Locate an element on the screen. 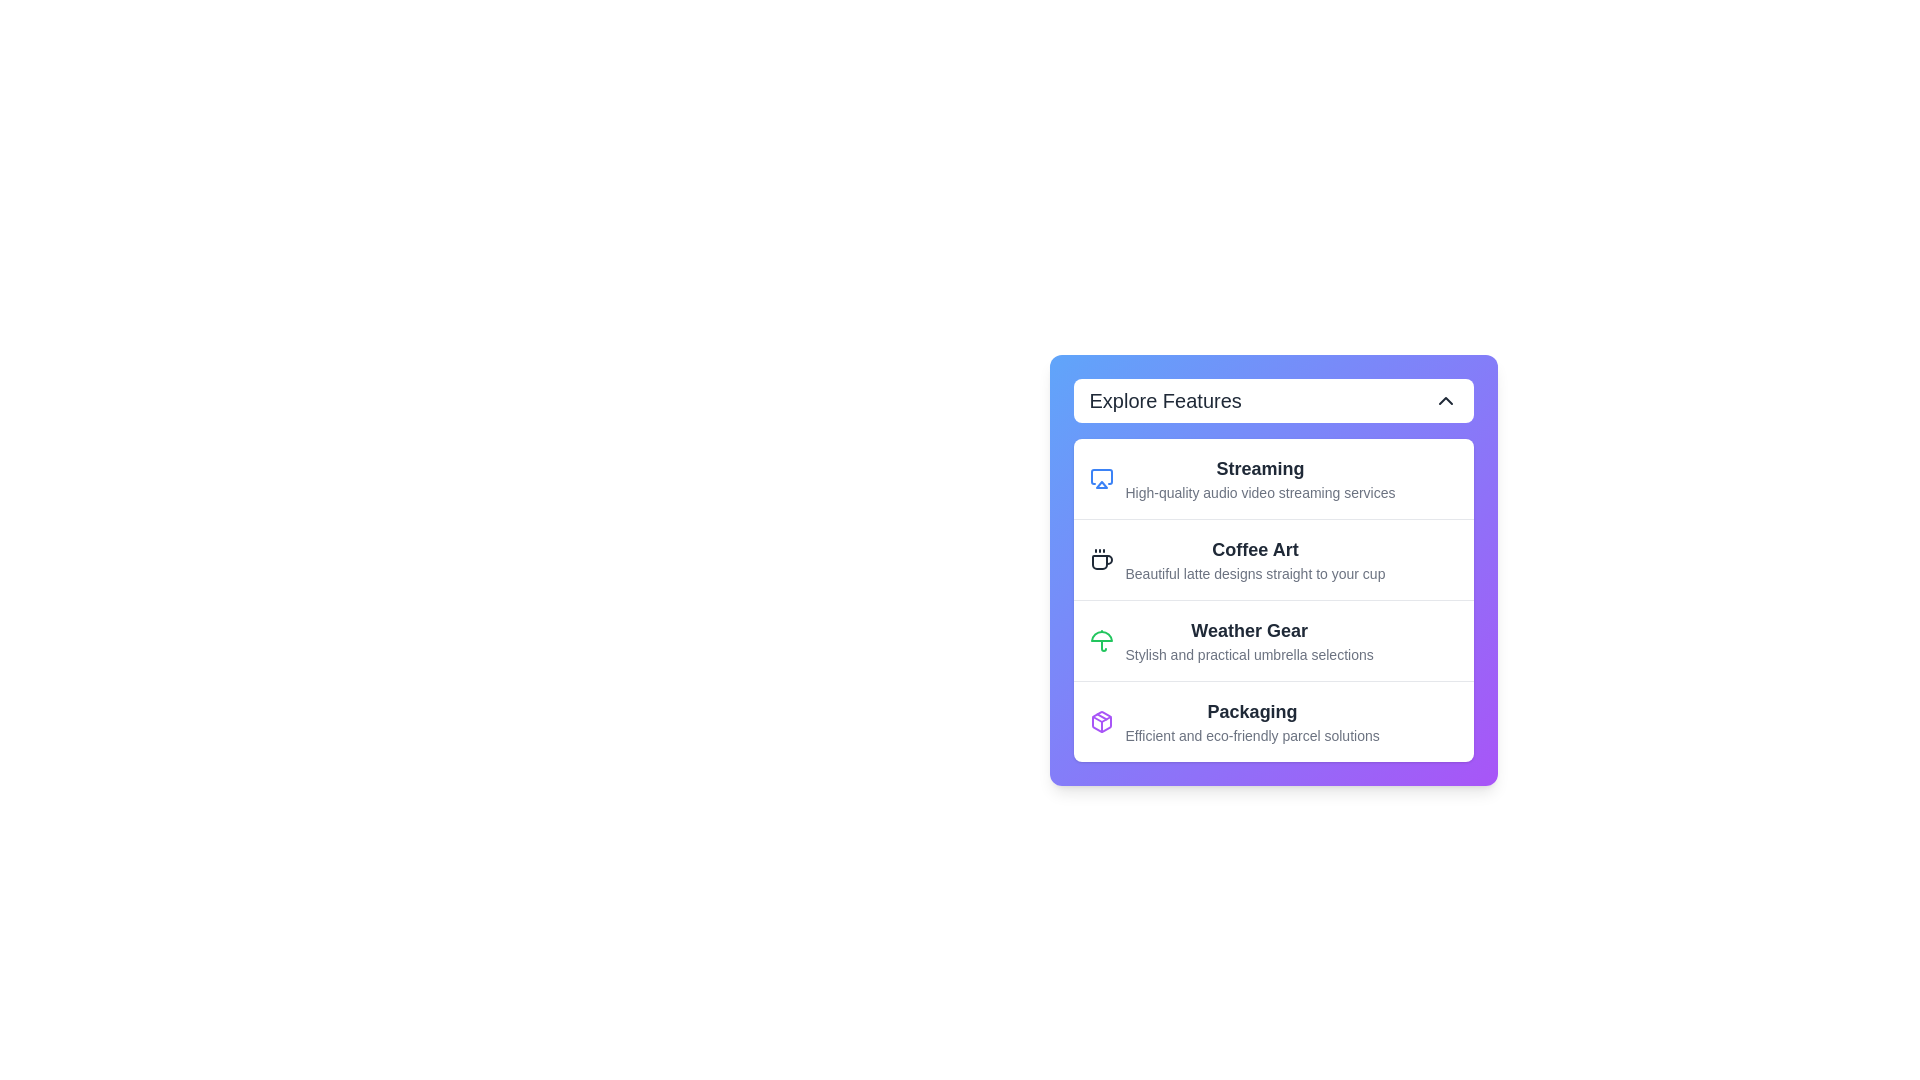 The image size is (1920, 1080). the green umbrella icon located at the top-left corner of the 'Weather Gear' section in the 'Explore Features' menu is located at coordinates (1100, 640).